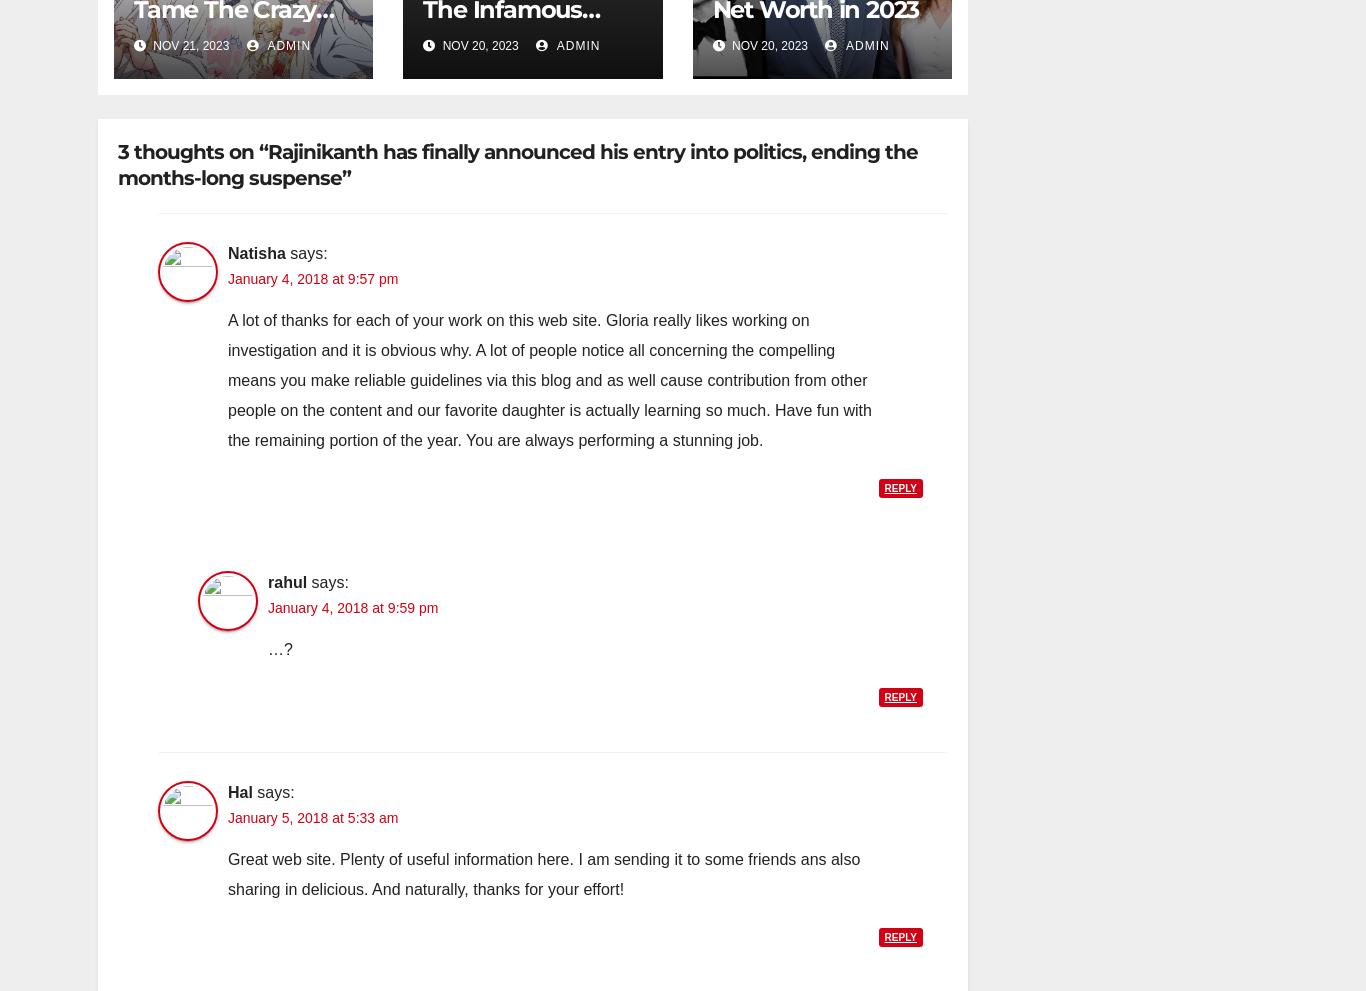  Describe the element at coordinates (148, 43) in the screenshot. I see `'Nov 21, 2023'` at that location.